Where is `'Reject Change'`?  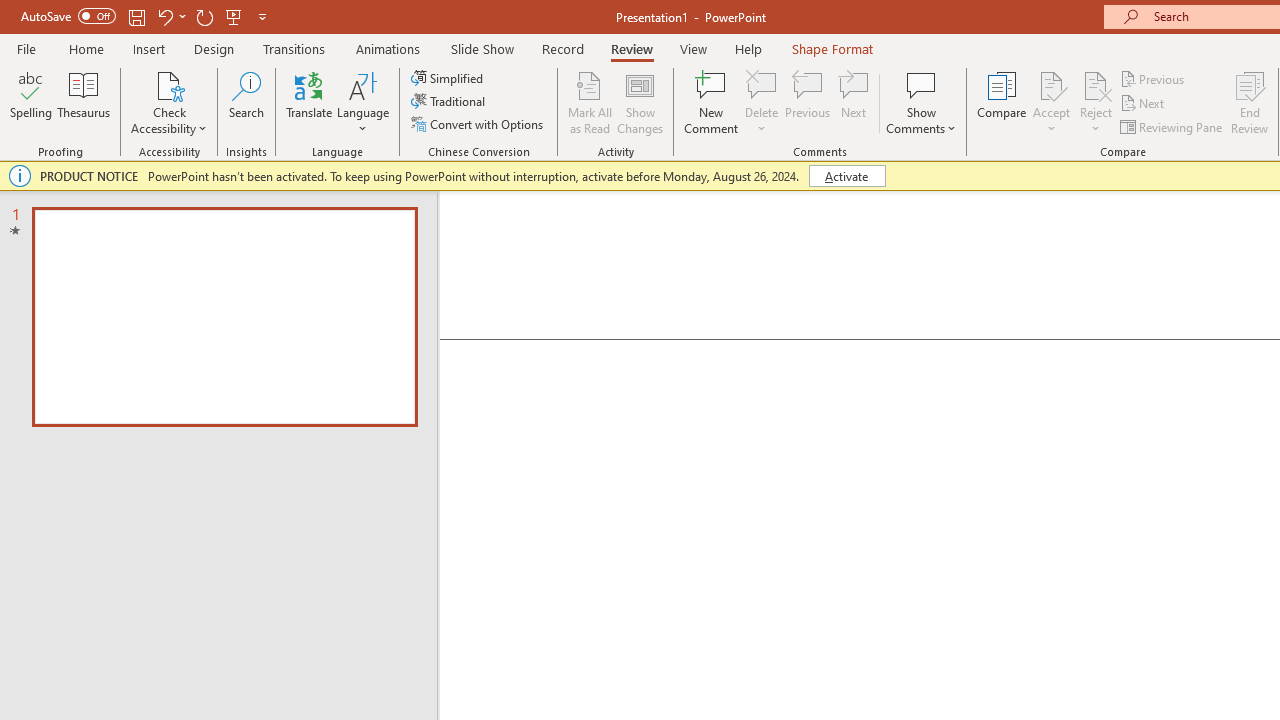
'Reject Change' is located at coordinates (1095, 84).